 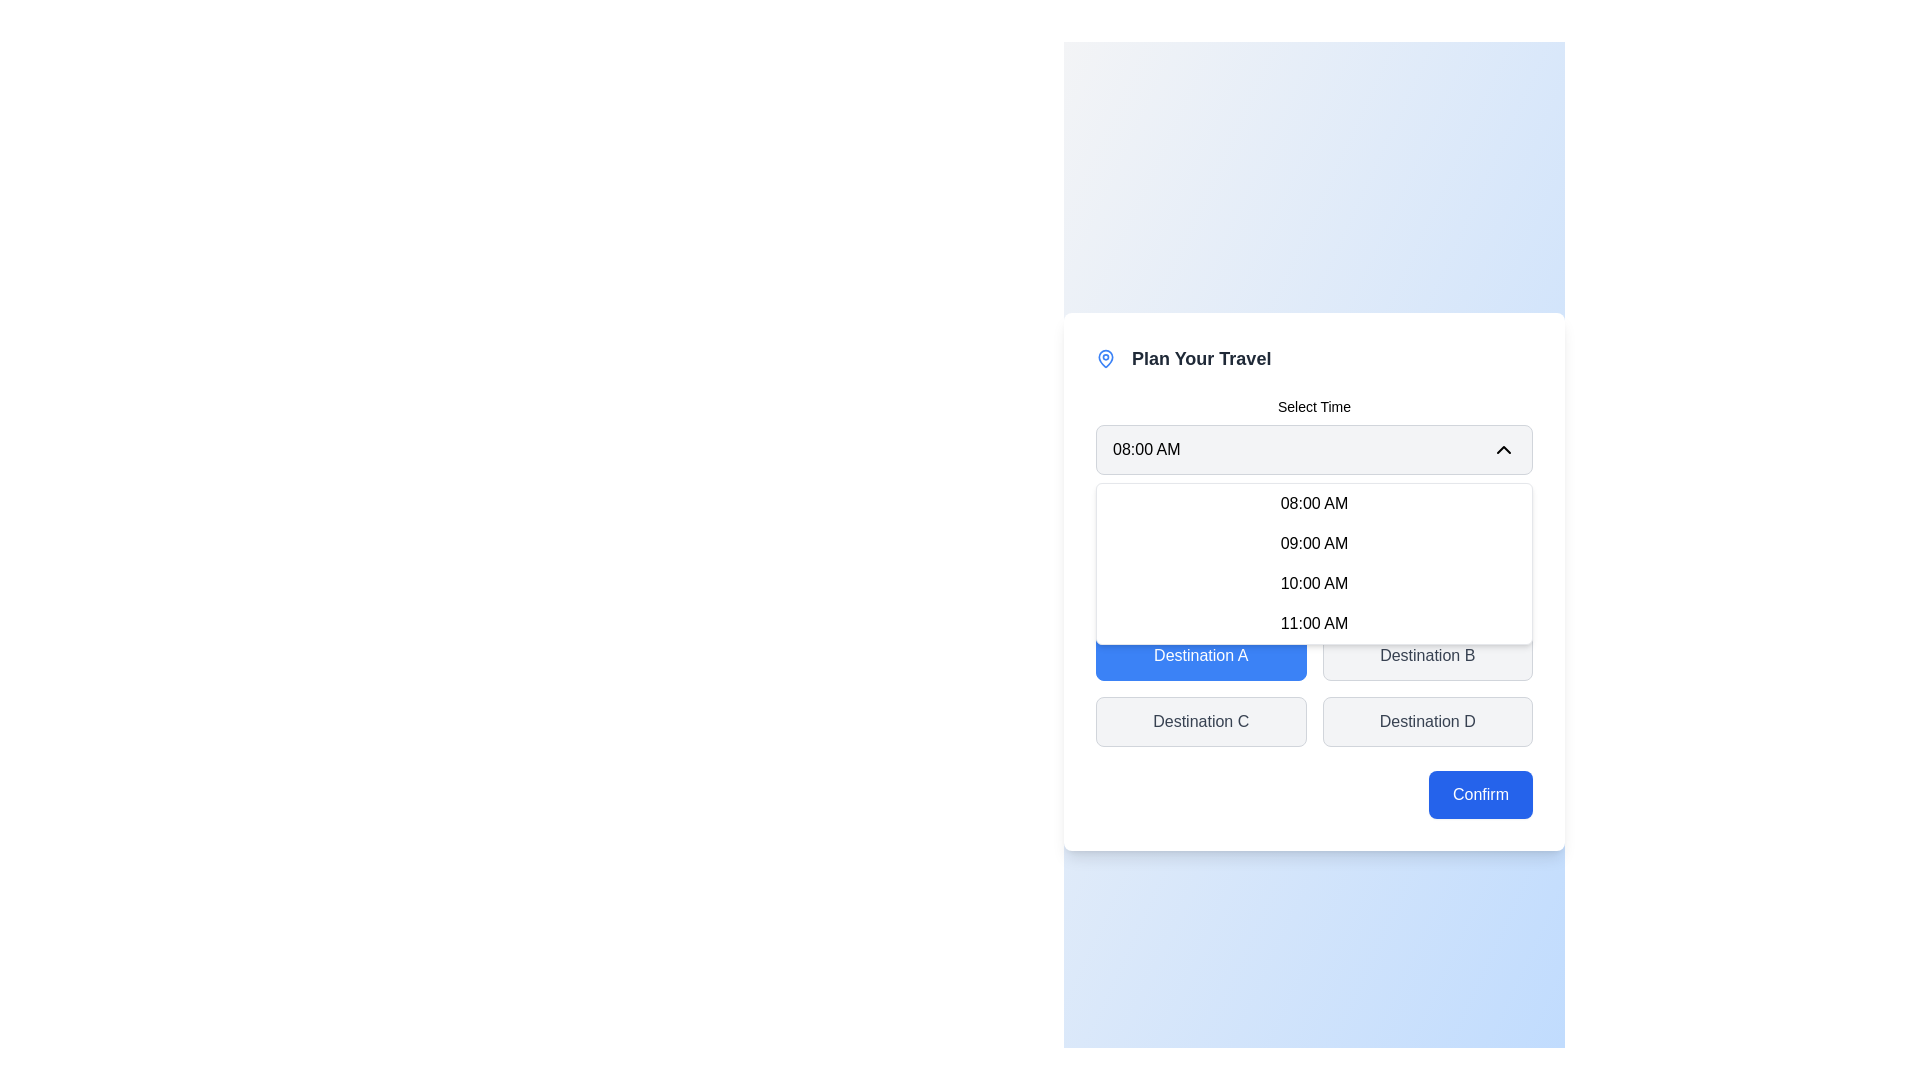 What do you see at coordinates (1200, 721) in the screenshot?
I see `the button labeled 'Destination C', which is a rectangular button with rounded corners, light gray background, and dark gray text, located in the bottom-left of the grid layout` at bounding box center [1200, 721].